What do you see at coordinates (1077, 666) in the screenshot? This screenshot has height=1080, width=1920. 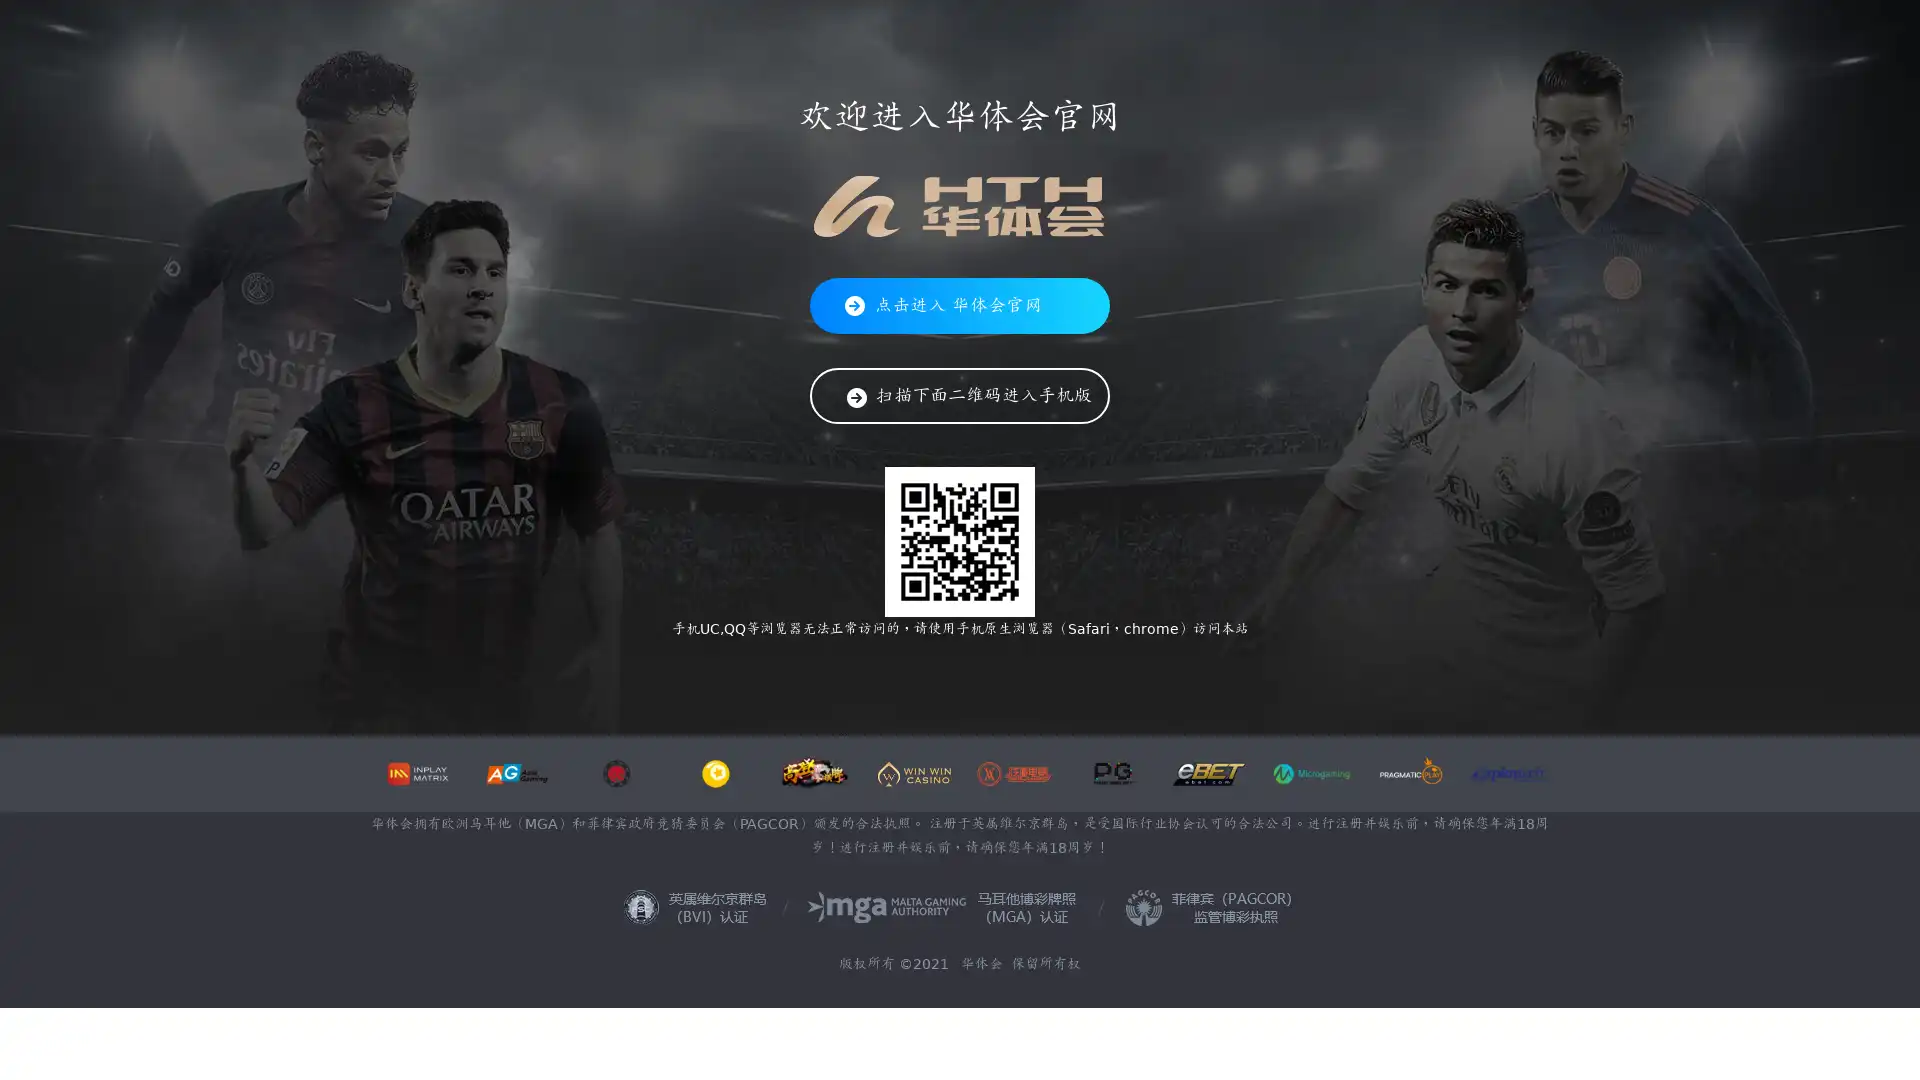 I see `14` at bounding box center [1077, 666].